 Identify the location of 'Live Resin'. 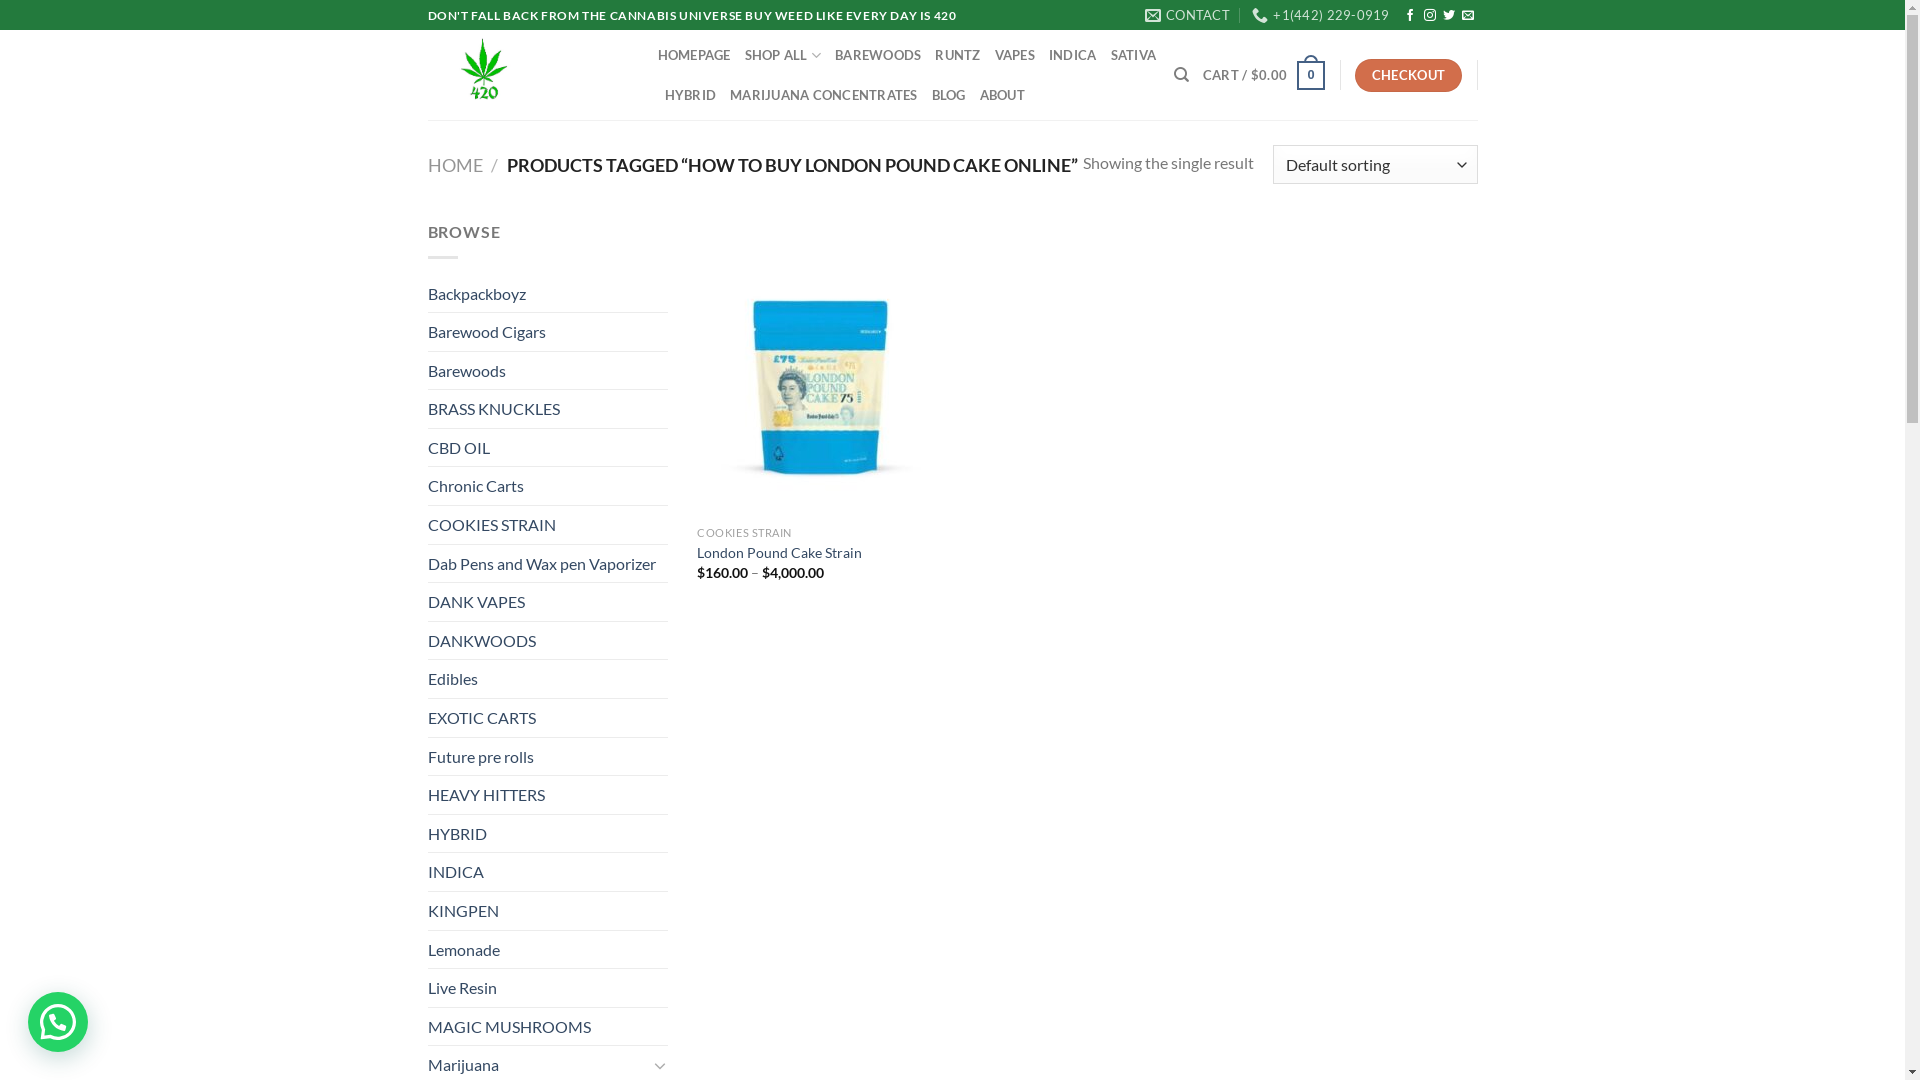
(547, 986).